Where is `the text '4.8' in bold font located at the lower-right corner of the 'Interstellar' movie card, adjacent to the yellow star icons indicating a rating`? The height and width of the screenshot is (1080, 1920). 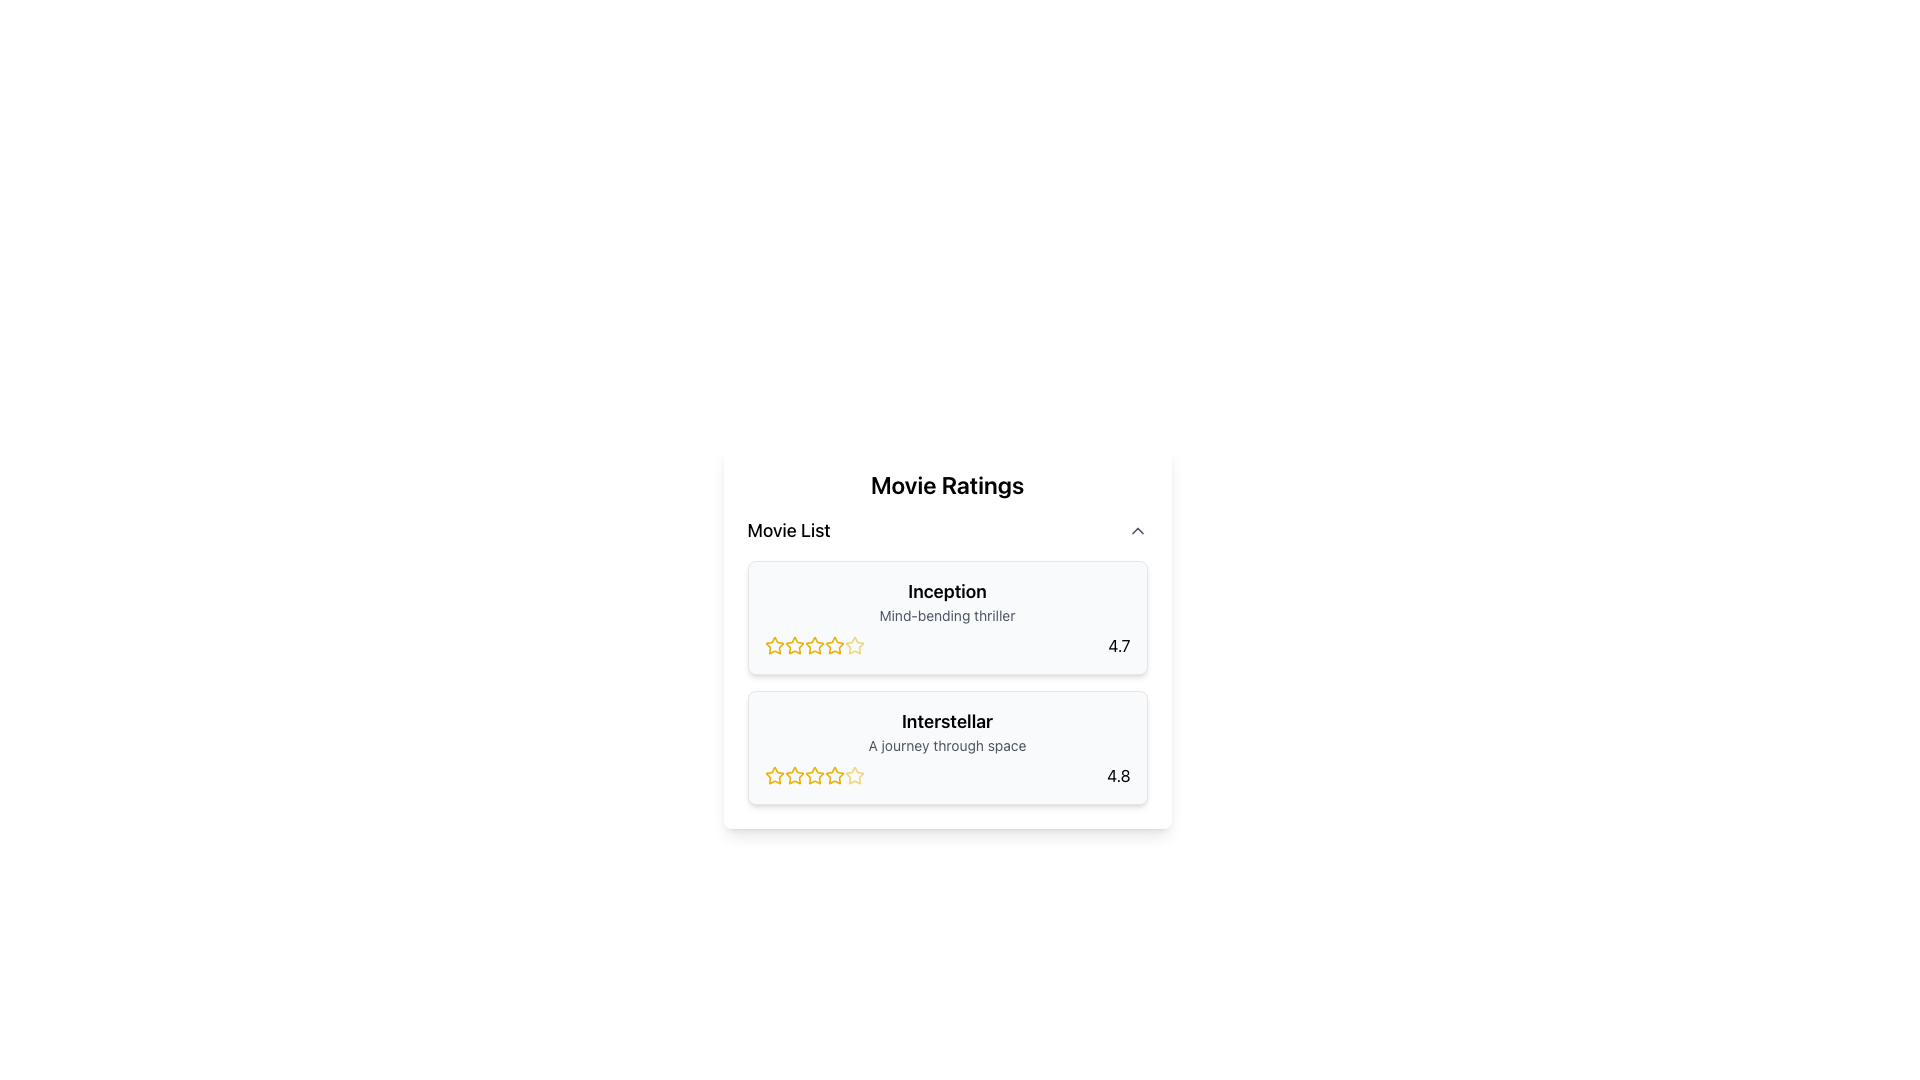 the text '4.8' in bold font located at the lower-right corner of the 'Interstellar' movie card, adjacent to the yellow star icons indicating a rating is located at coordinates (1117, 774).